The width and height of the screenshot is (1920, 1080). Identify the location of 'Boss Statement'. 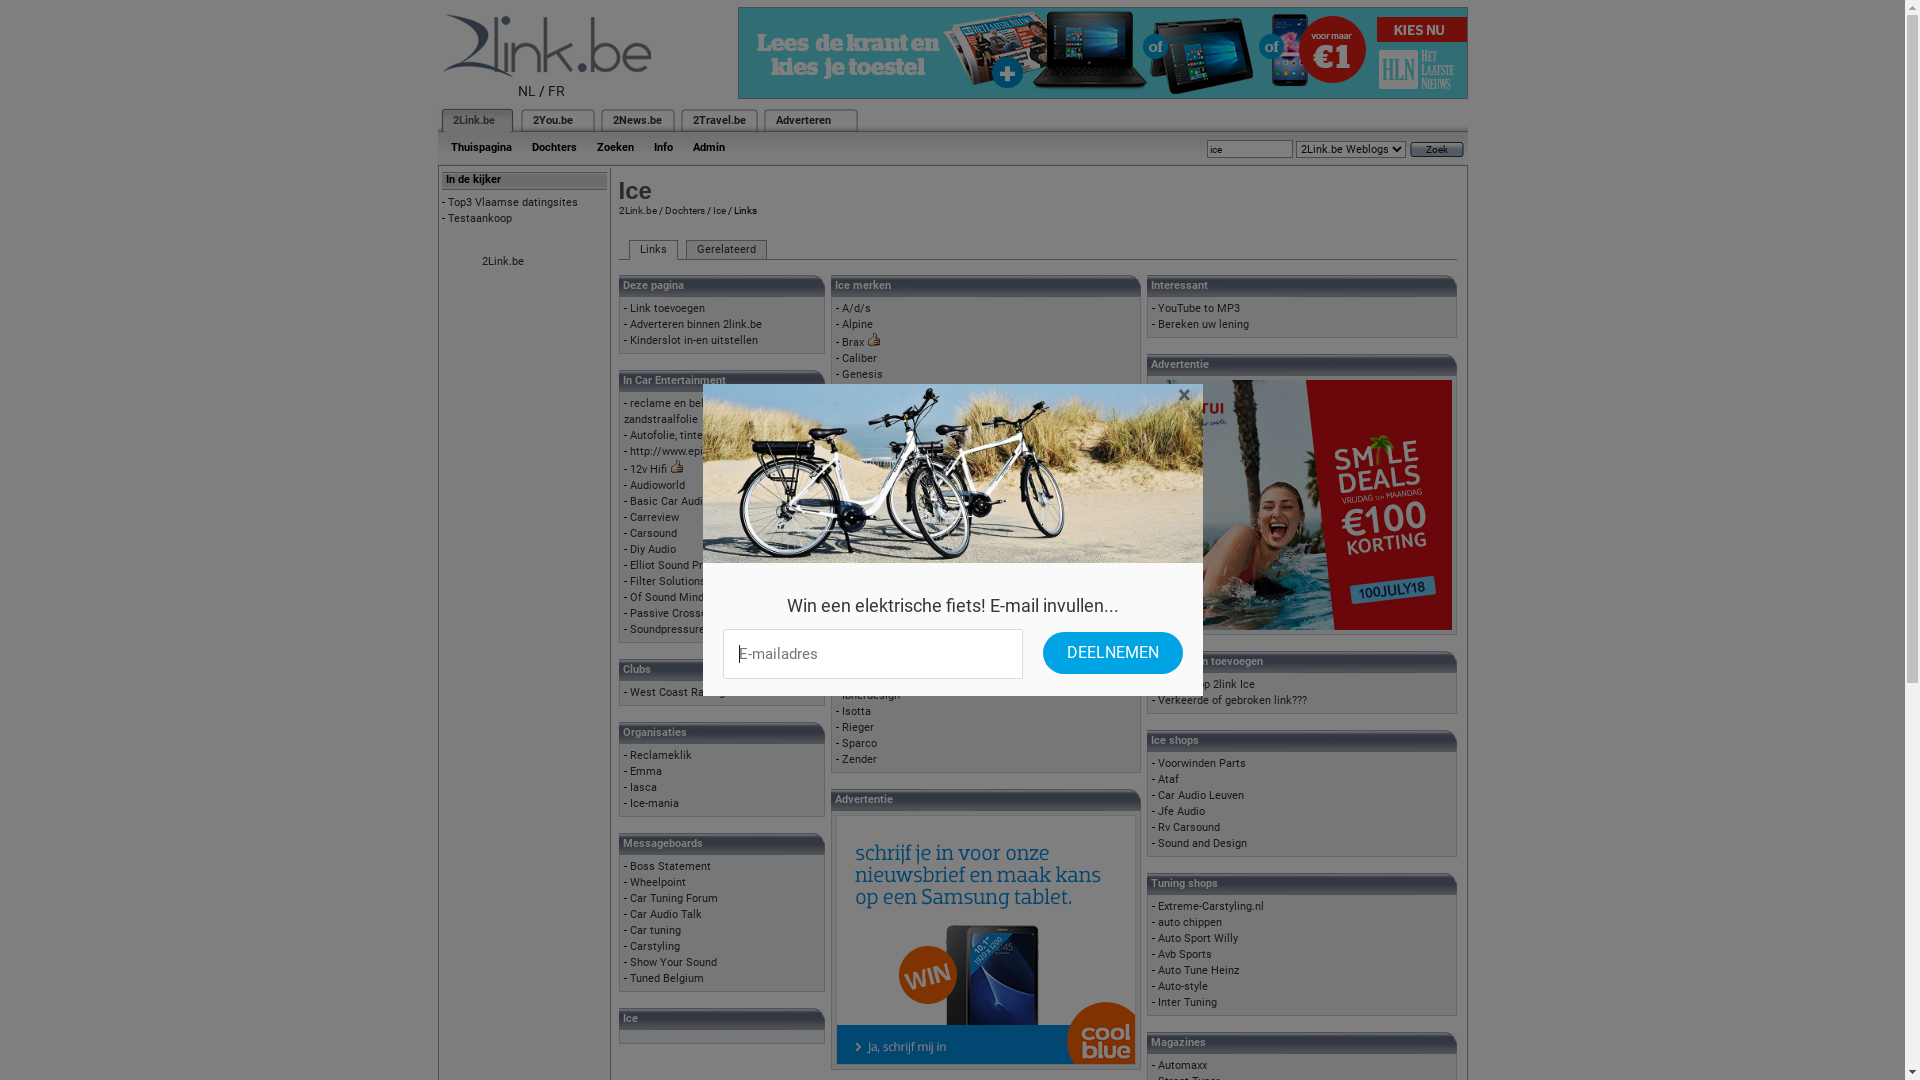
(670, 865).